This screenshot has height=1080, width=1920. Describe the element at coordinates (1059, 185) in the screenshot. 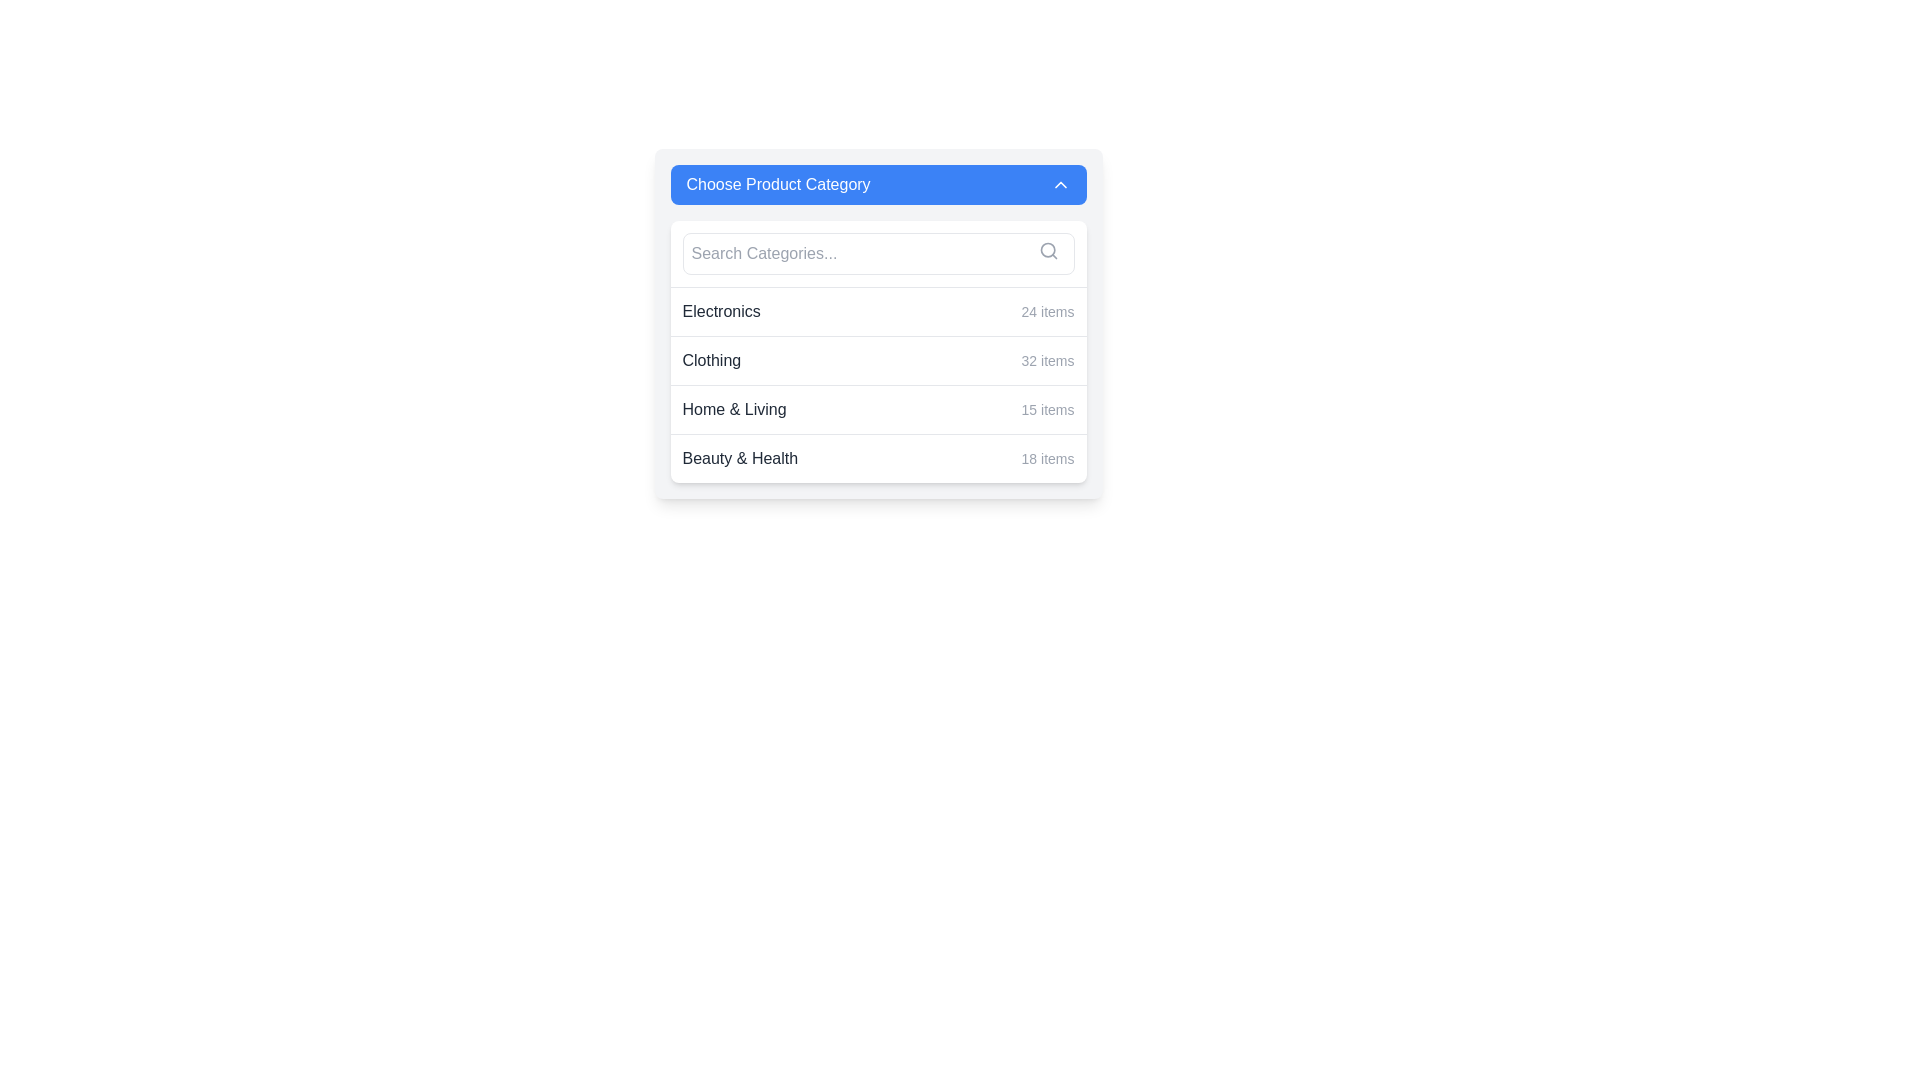

I see `the icon in the top-right corner of the 'Choose Product Category' button bar` at that location.